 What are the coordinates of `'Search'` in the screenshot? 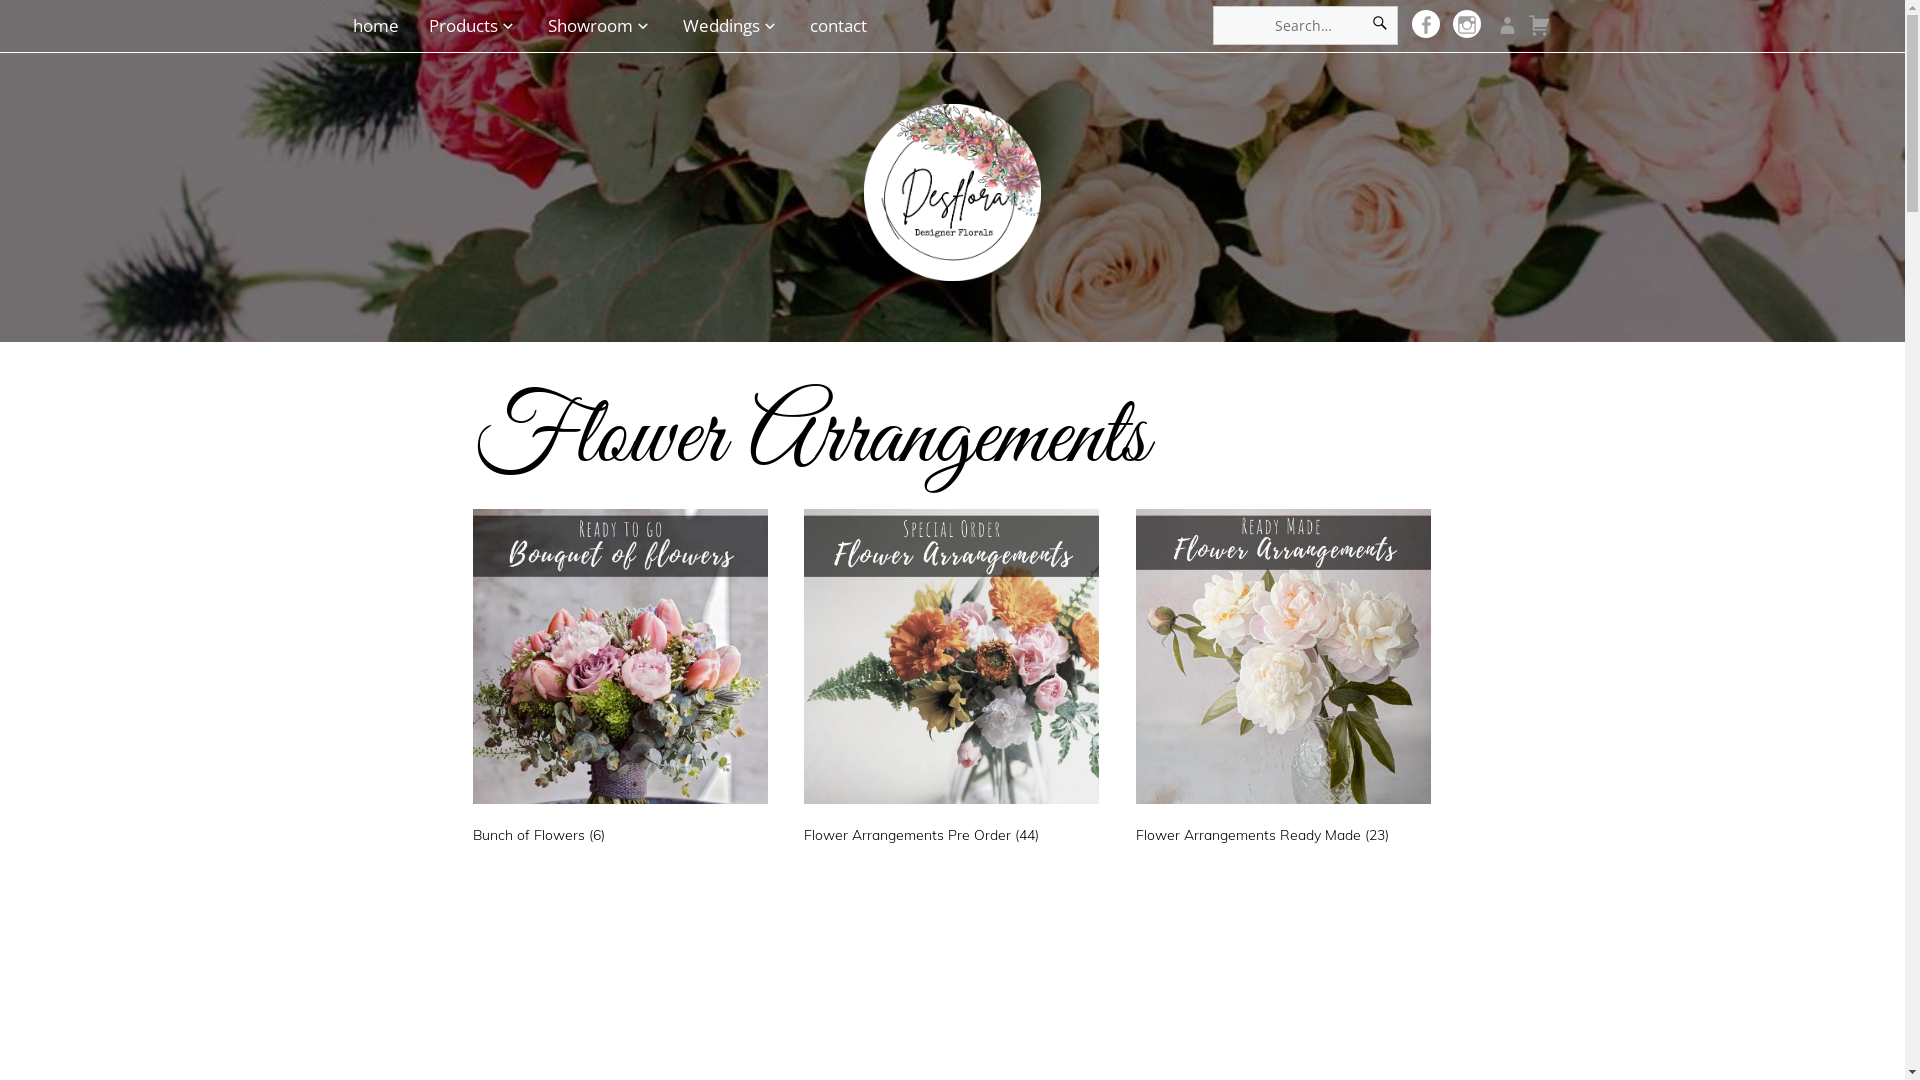 It's located at (1379, 25).